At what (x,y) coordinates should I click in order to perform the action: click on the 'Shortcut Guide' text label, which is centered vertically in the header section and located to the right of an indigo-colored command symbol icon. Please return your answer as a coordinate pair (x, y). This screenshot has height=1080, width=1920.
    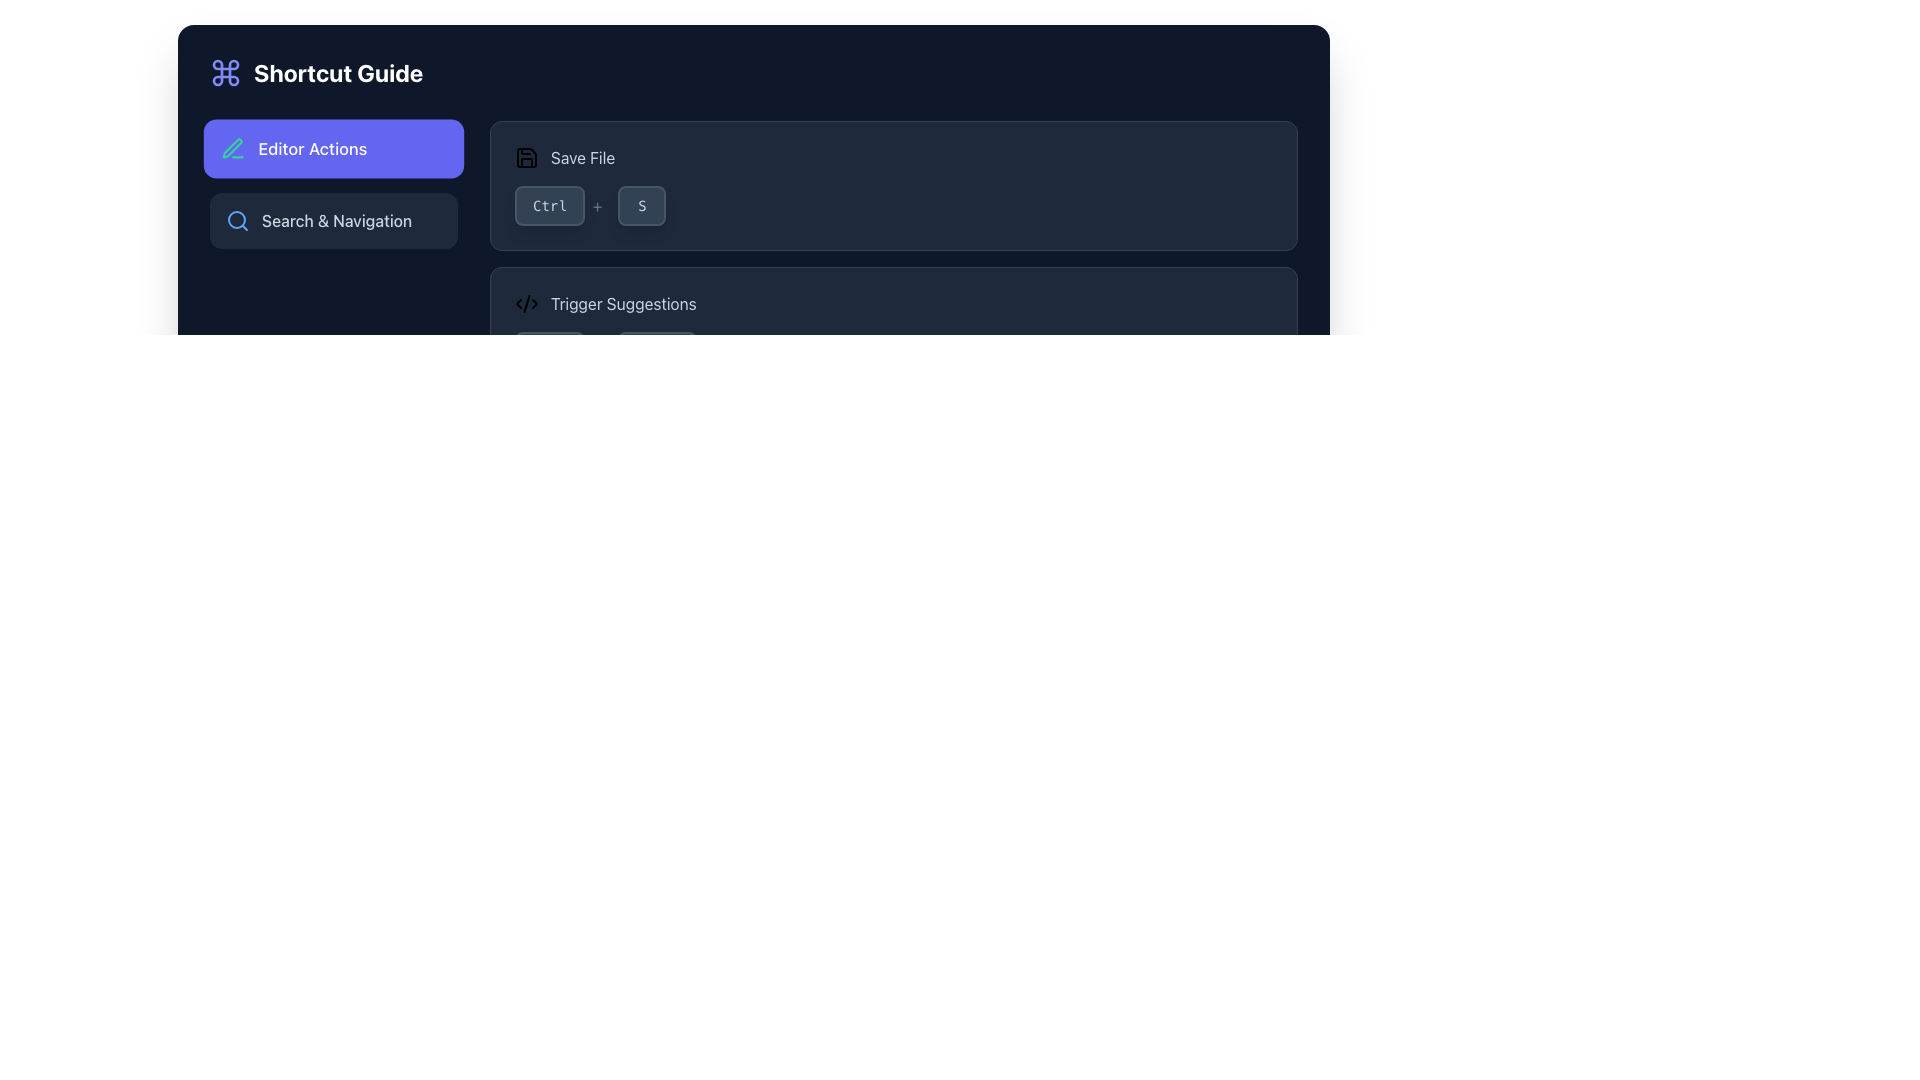
    Looking at the image, I should click on (338, 72).